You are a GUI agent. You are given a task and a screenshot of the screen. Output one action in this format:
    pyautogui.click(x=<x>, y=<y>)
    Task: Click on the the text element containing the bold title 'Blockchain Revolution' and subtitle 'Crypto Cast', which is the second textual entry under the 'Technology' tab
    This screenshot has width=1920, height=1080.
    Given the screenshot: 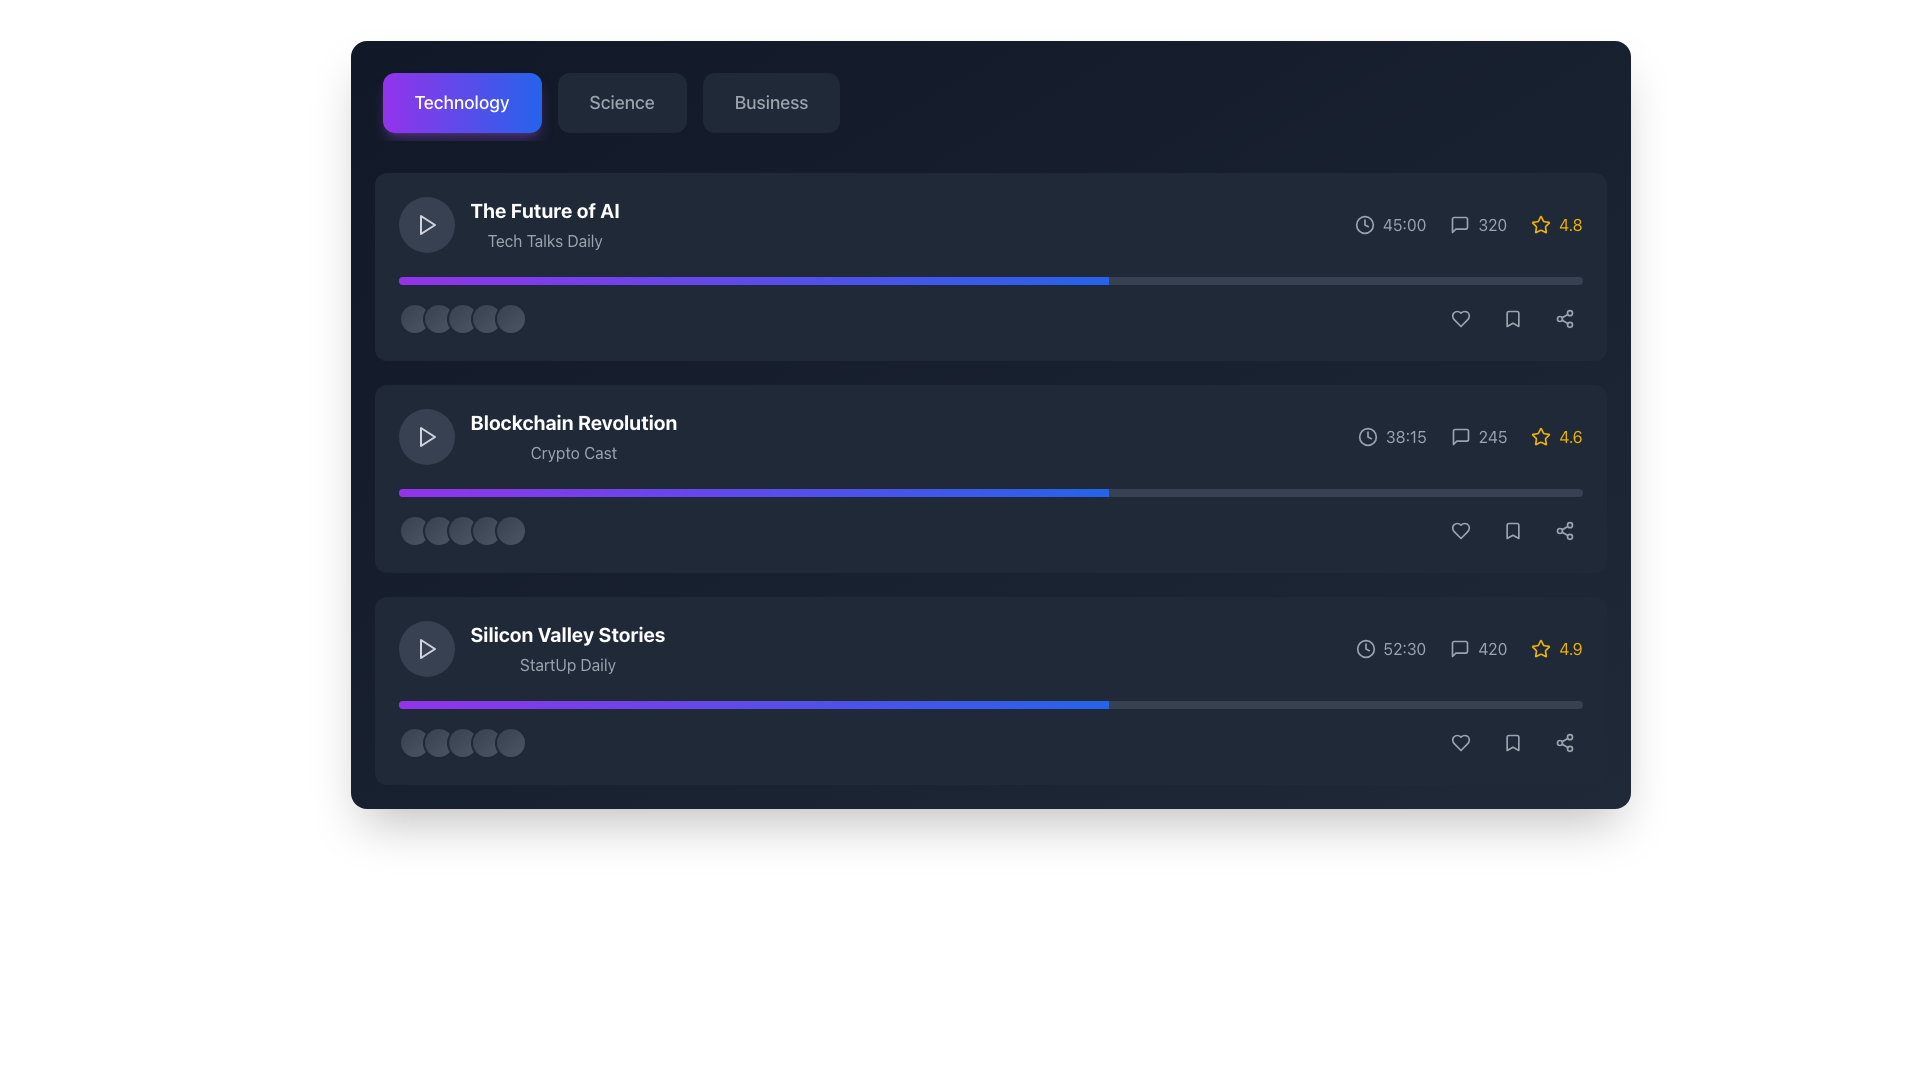 What is the action you would take?
    pyautogui.click(x=572, y=435)
    